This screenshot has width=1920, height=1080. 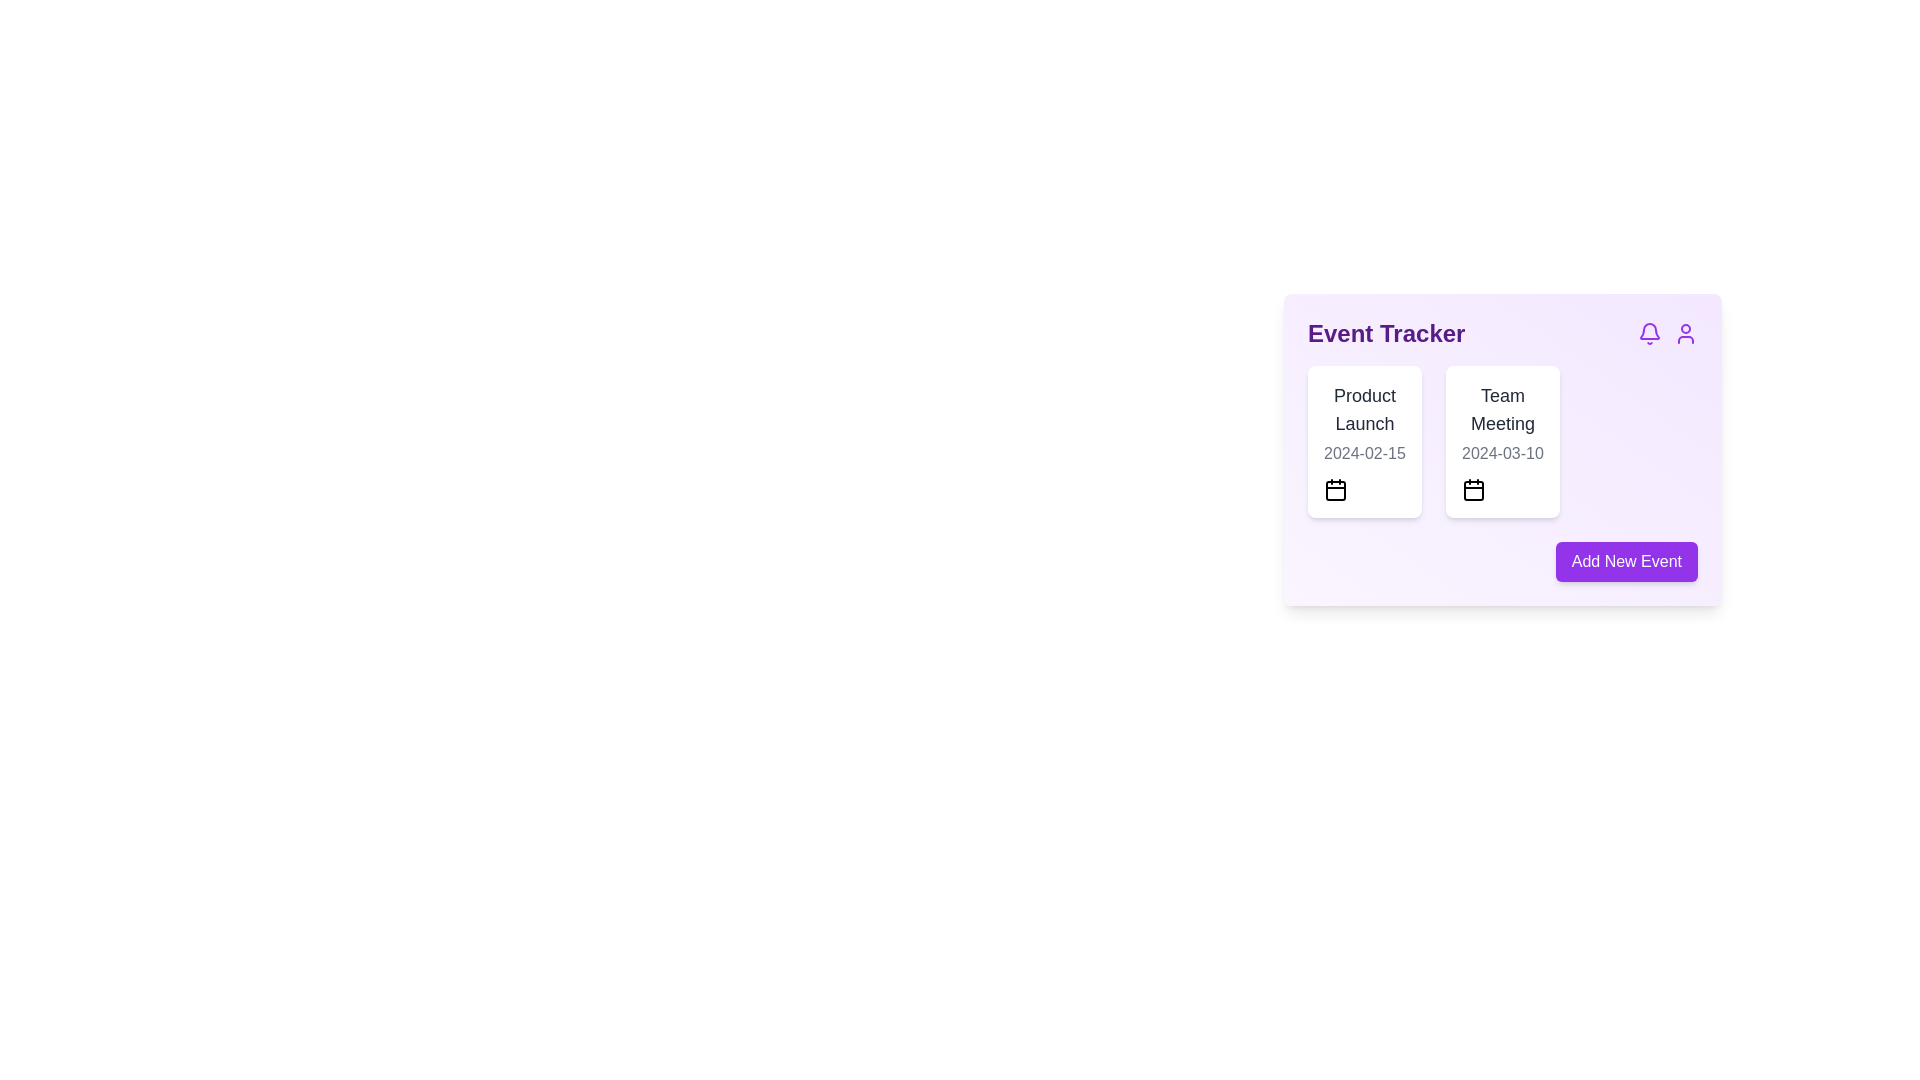 I want to click on the SVG rectangle that represents the body area of the calendar icon next to the 'Product Launch' event, so click(x=1335, y=490).